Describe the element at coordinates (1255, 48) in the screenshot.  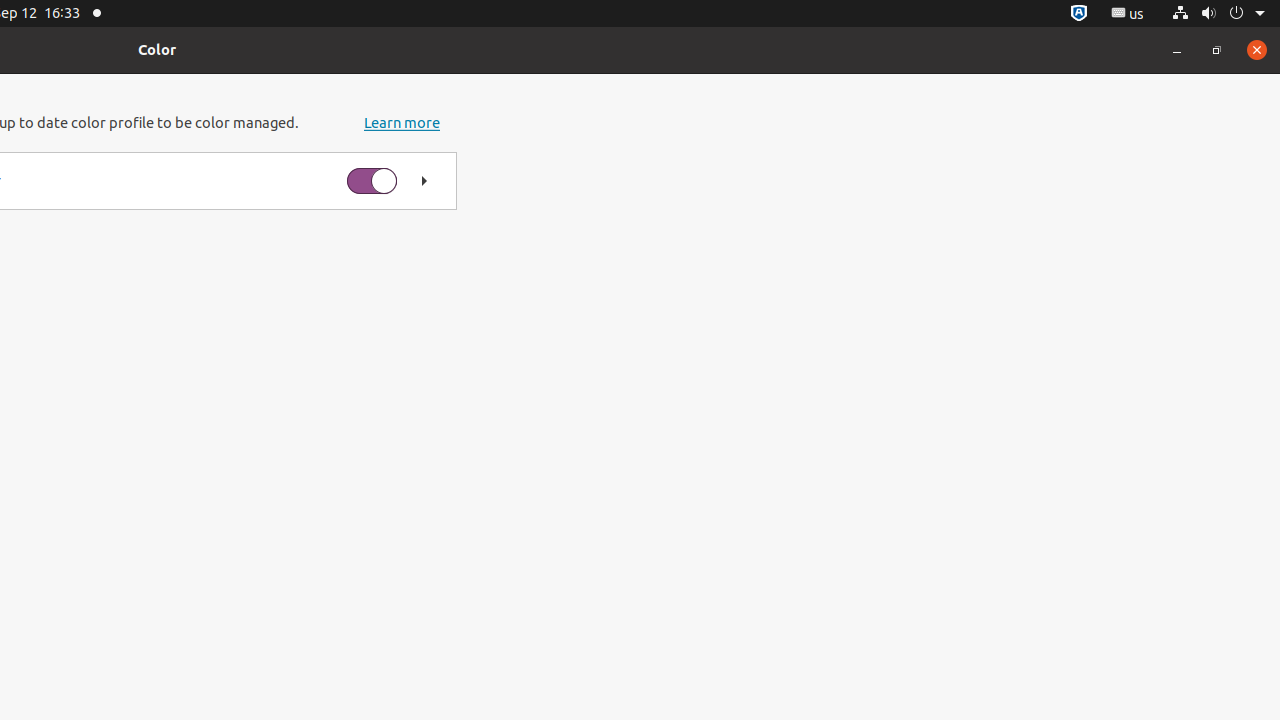
I see `'Close'` at that location.